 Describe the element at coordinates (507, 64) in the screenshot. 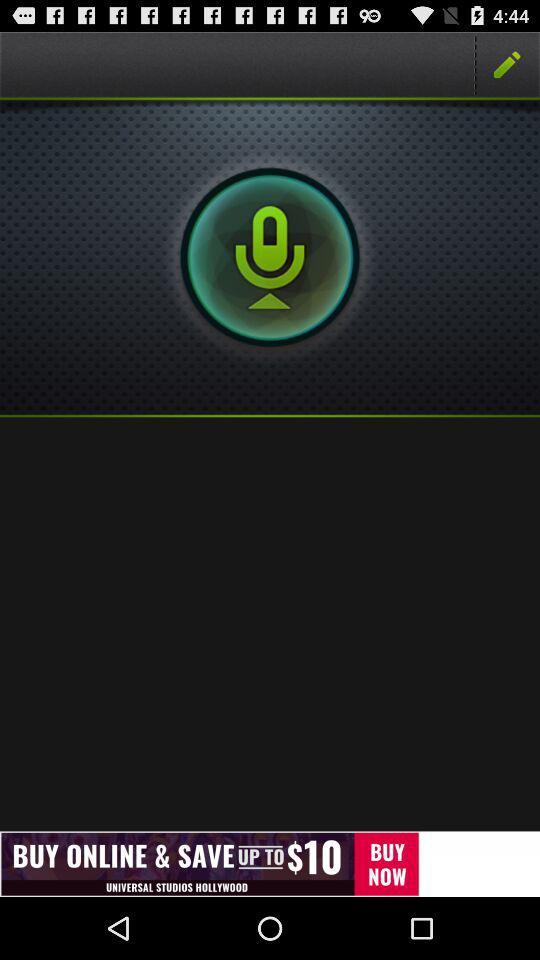

I see `the item at the top right corner` at that location.